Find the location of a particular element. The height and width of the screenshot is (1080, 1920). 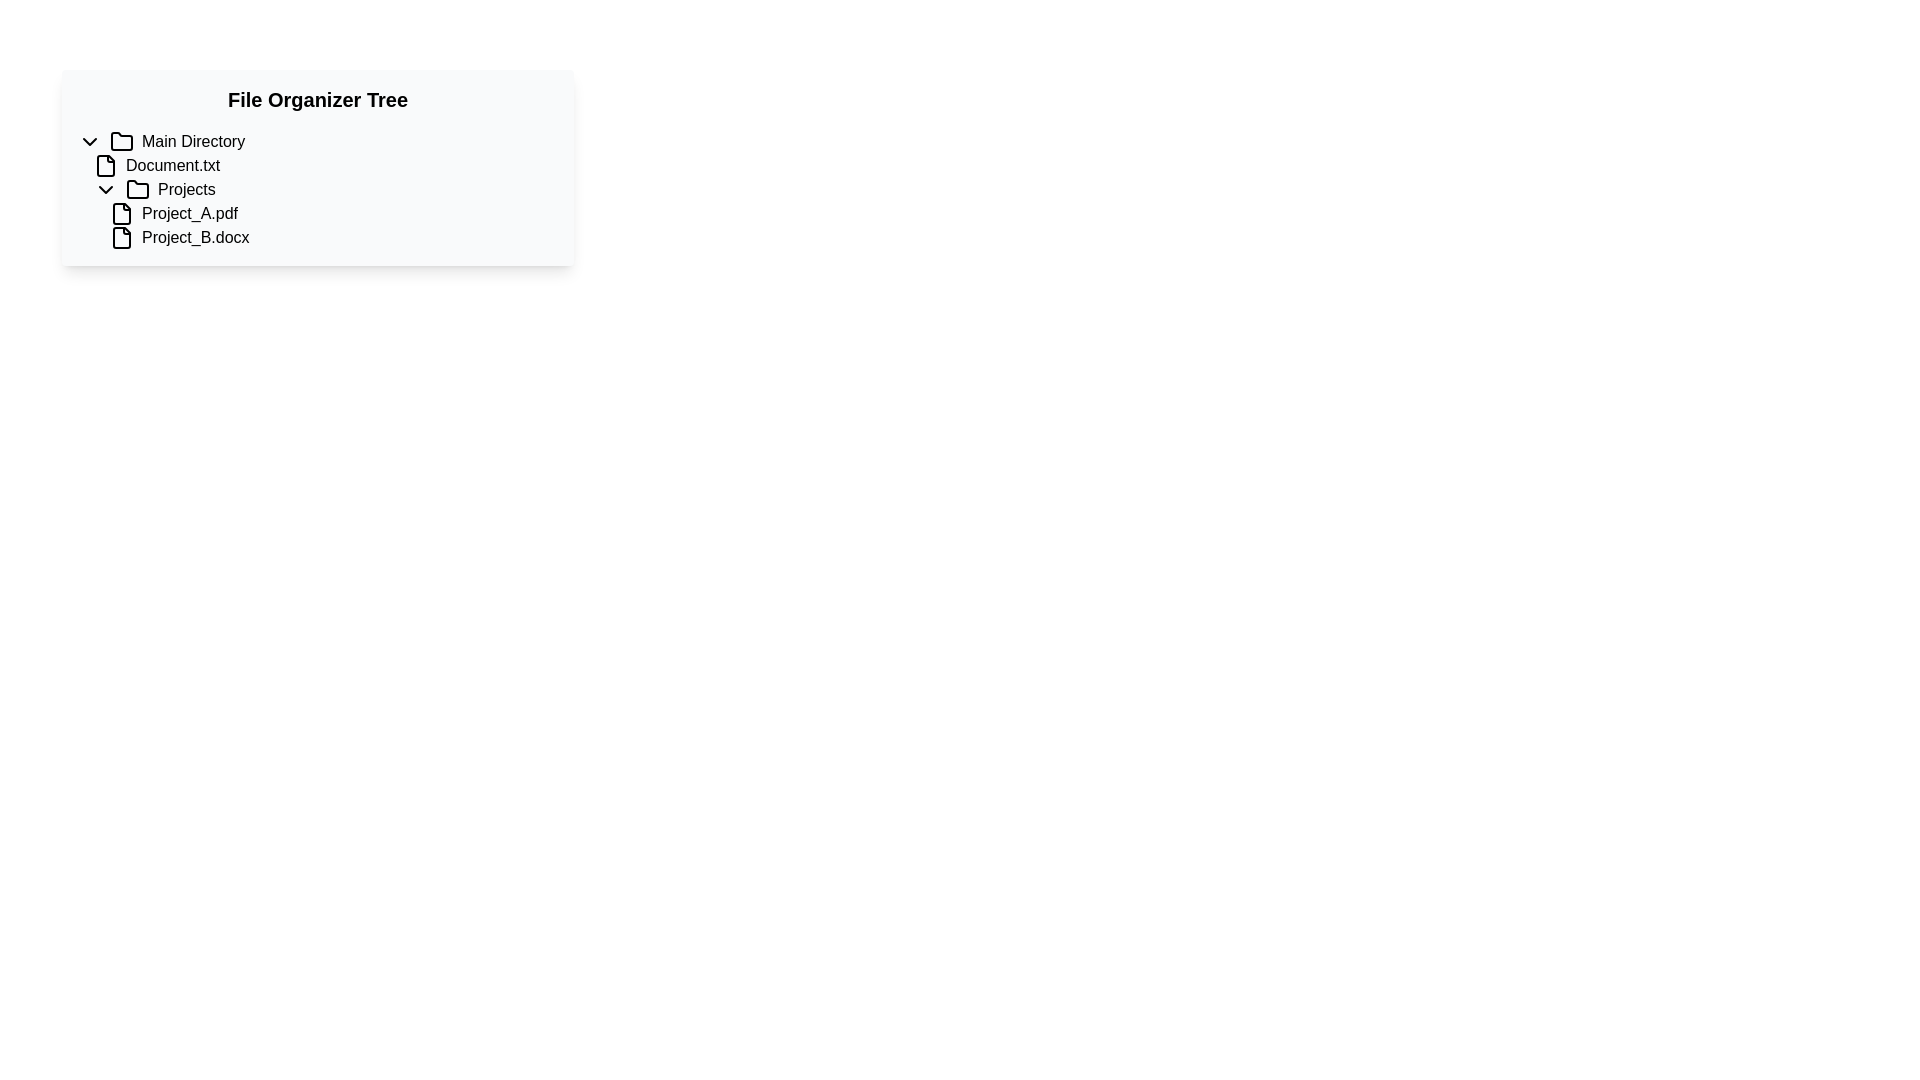

Text Label that serves as a textual representation of the directory context in the directory listing interface, located at the top-left is located at coordinates (193, 141).